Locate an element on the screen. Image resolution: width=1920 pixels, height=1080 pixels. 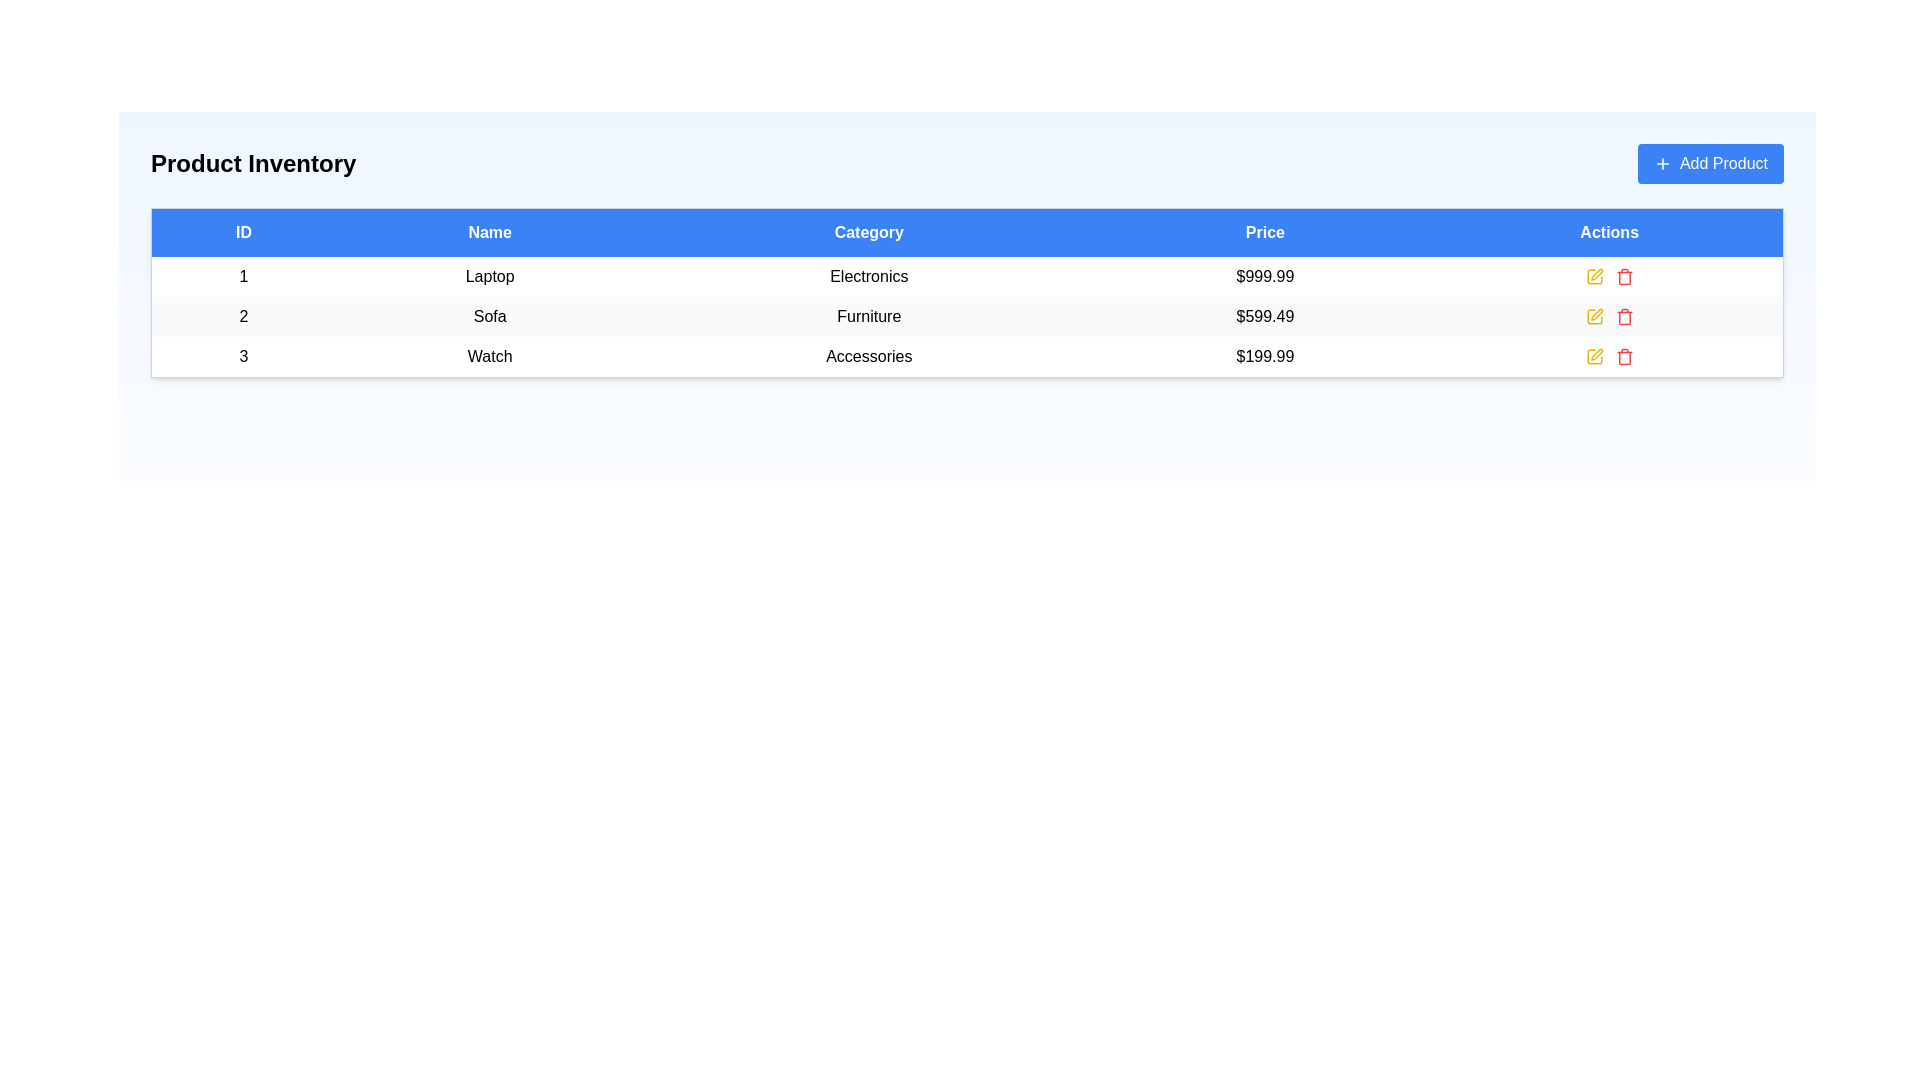
the text label displaying 'Accessories' in the third column of the third row of the table, which is centered in the interface and follows the 'Watch' text is located at coordinates (869, 356).